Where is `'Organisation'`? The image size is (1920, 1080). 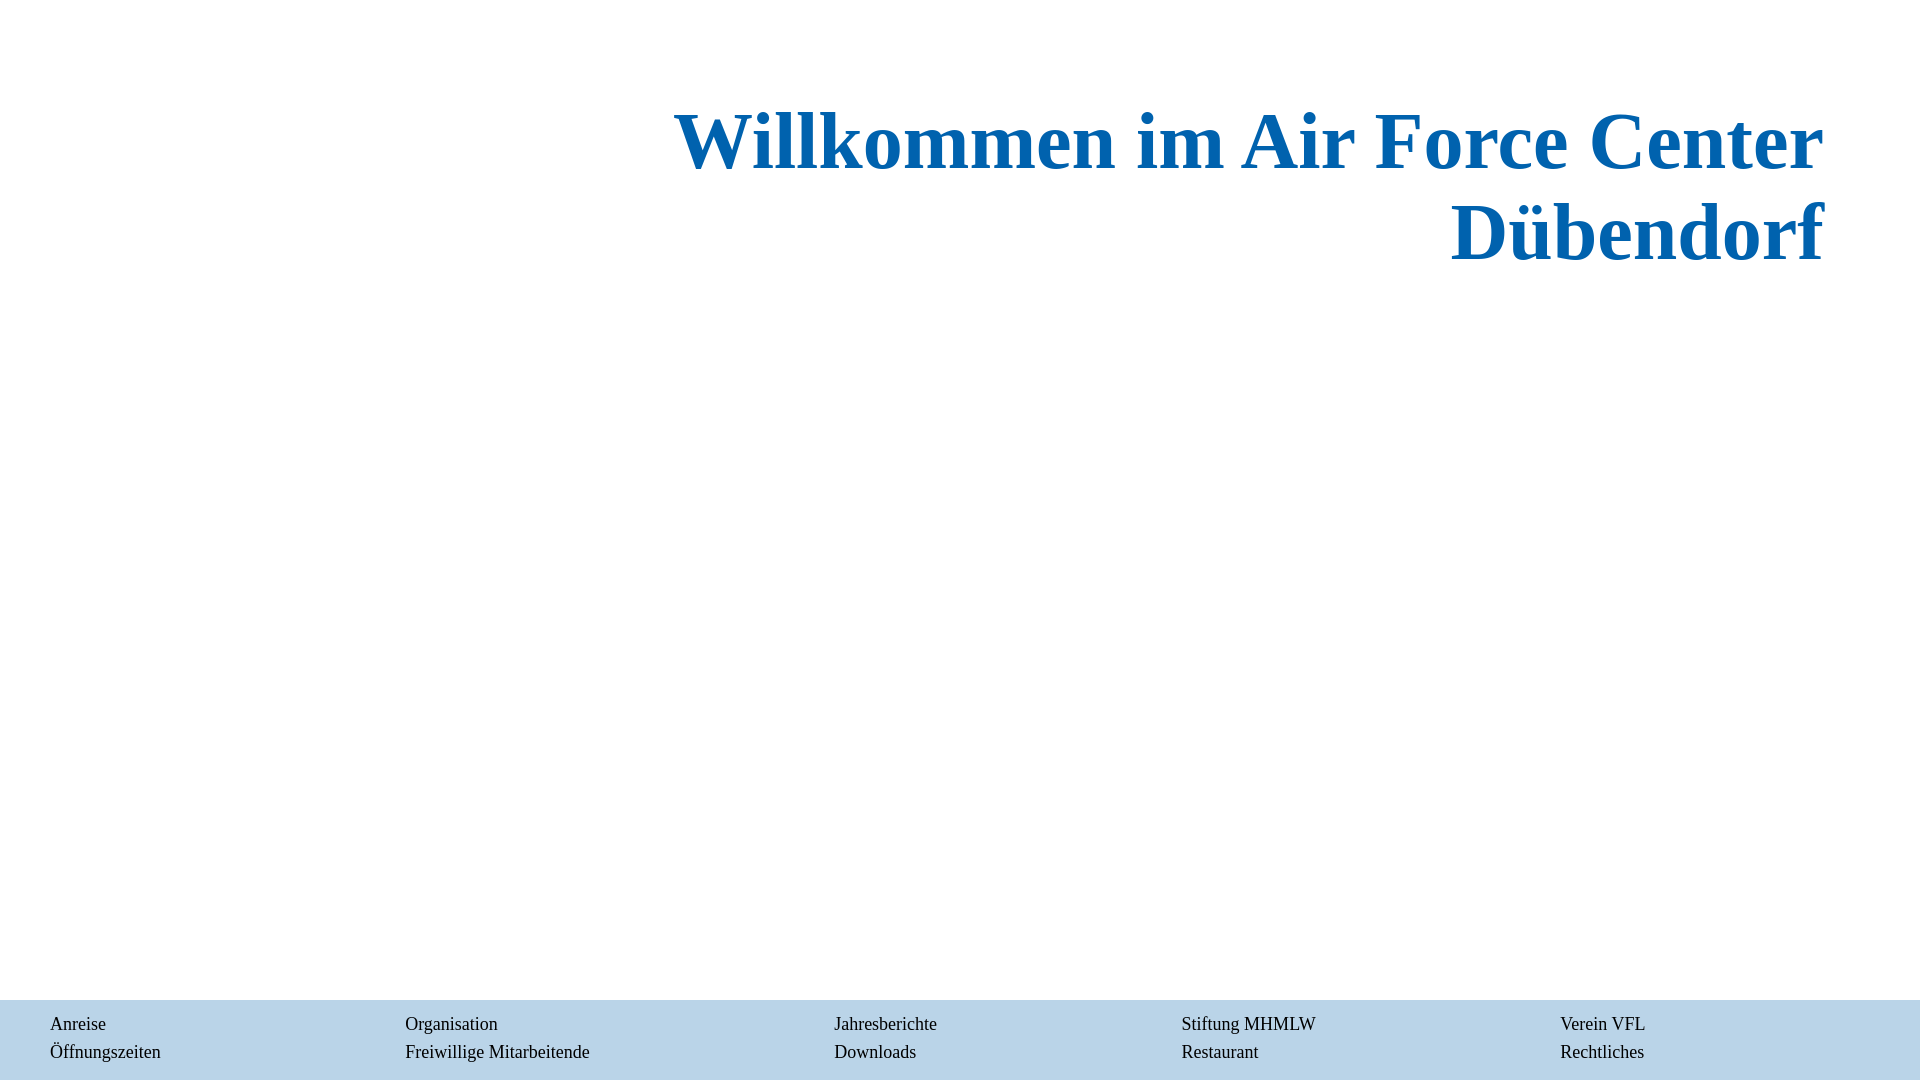 'Organisation' is located at coordinates (450, 1023).